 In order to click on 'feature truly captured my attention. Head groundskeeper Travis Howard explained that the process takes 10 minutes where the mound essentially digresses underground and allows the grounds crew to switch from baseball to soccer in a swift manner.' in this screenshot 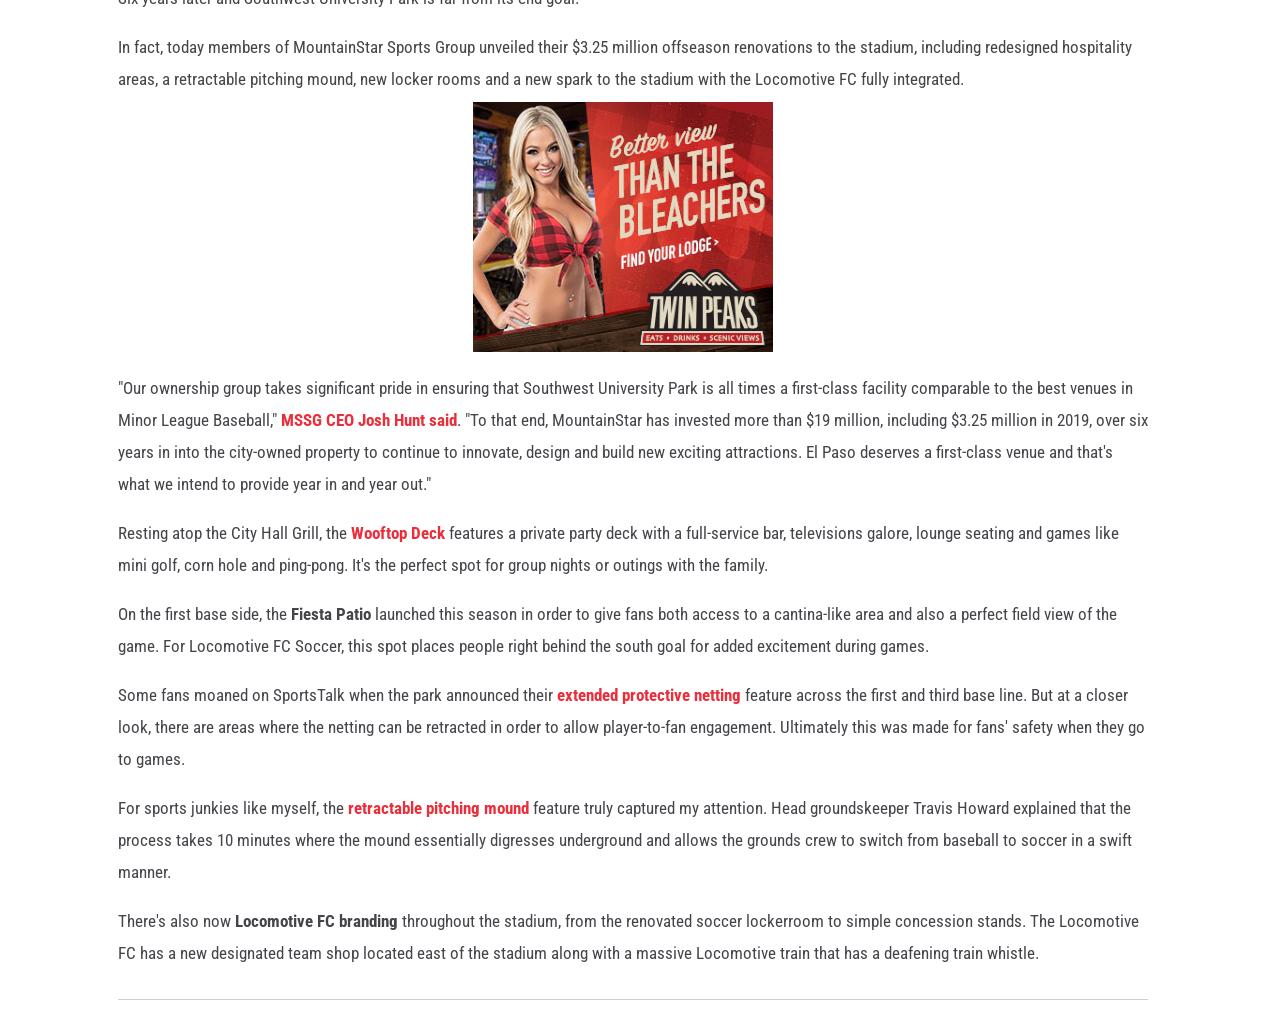, I will do `click(623, 849)`.